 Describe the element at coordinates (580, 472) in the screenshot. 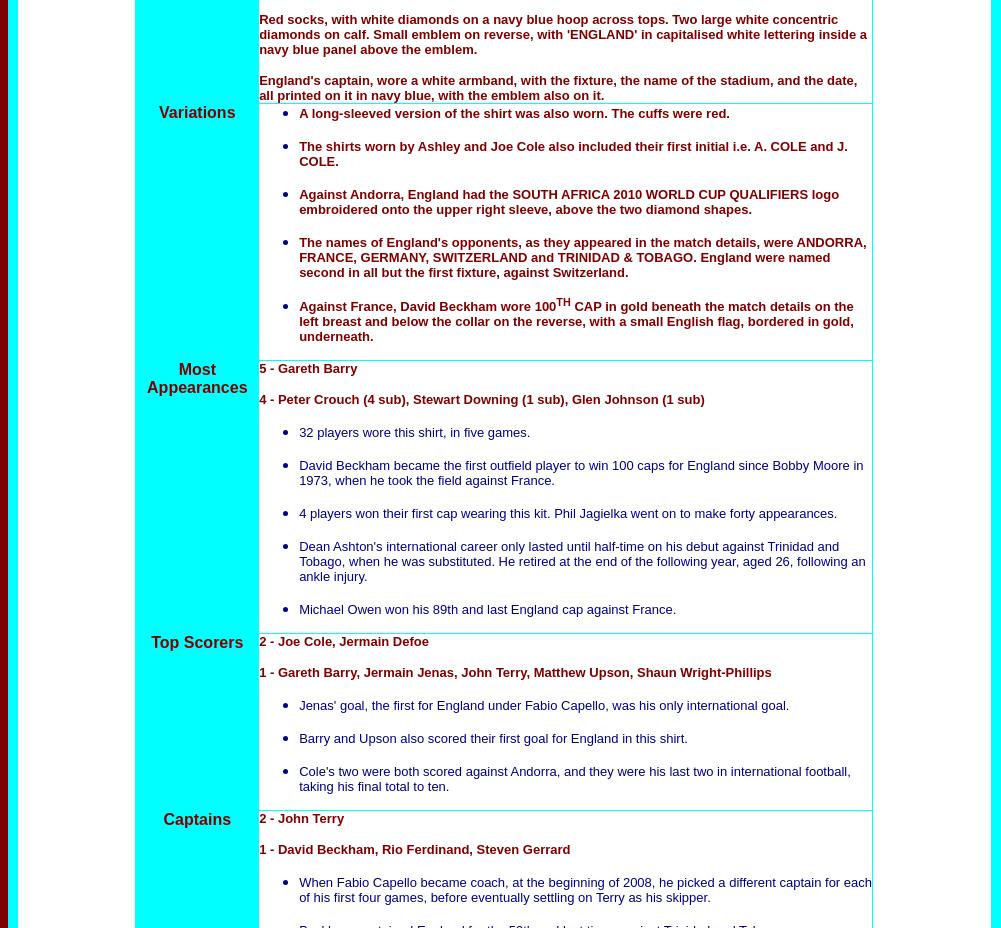

I see `'David Beckham became the 
		first outfield player to win 100 caps for England since Bobby Moore in 
		1973, when he took the field against France.'` at that location.